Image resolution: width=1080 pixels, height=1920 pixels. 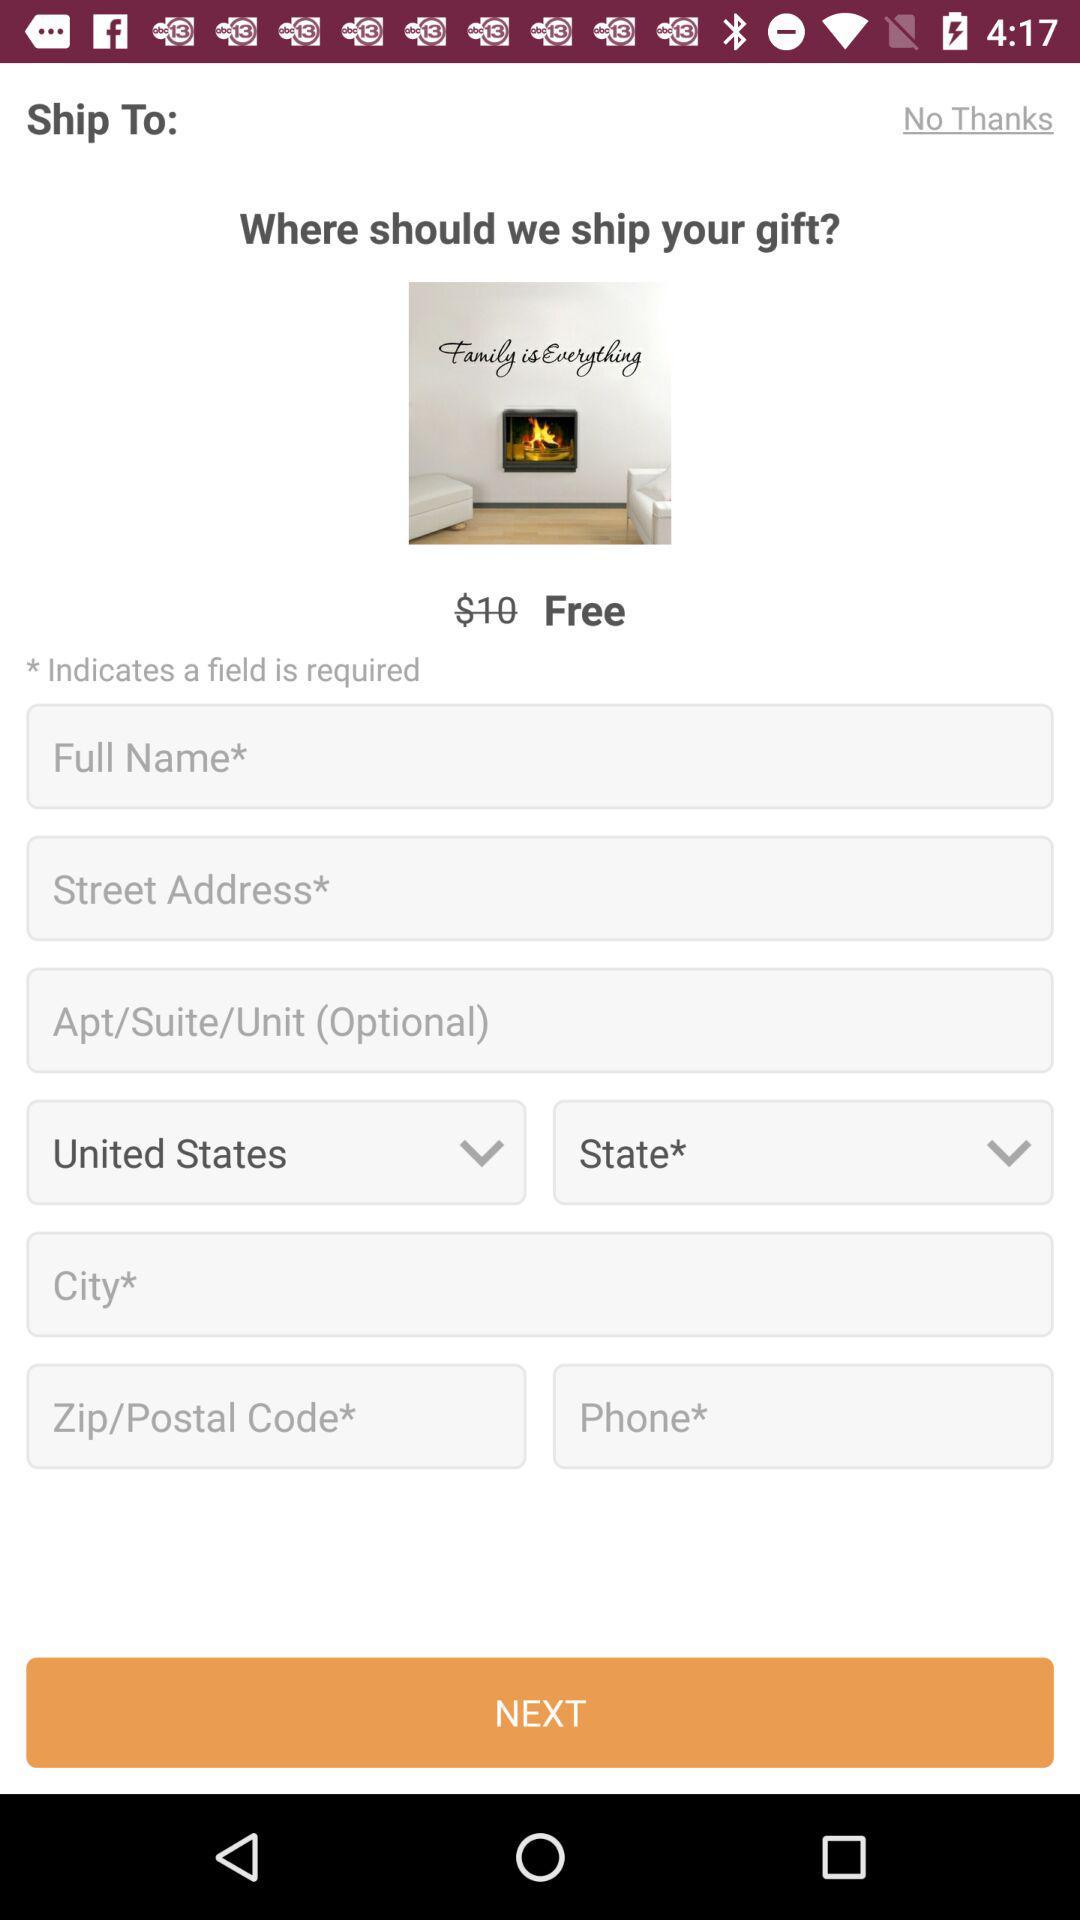 What do you see at coordinates (276, 1152) in the screenshot?
I see `the country text field left next to state text field` at bounding box center [276, 1152].